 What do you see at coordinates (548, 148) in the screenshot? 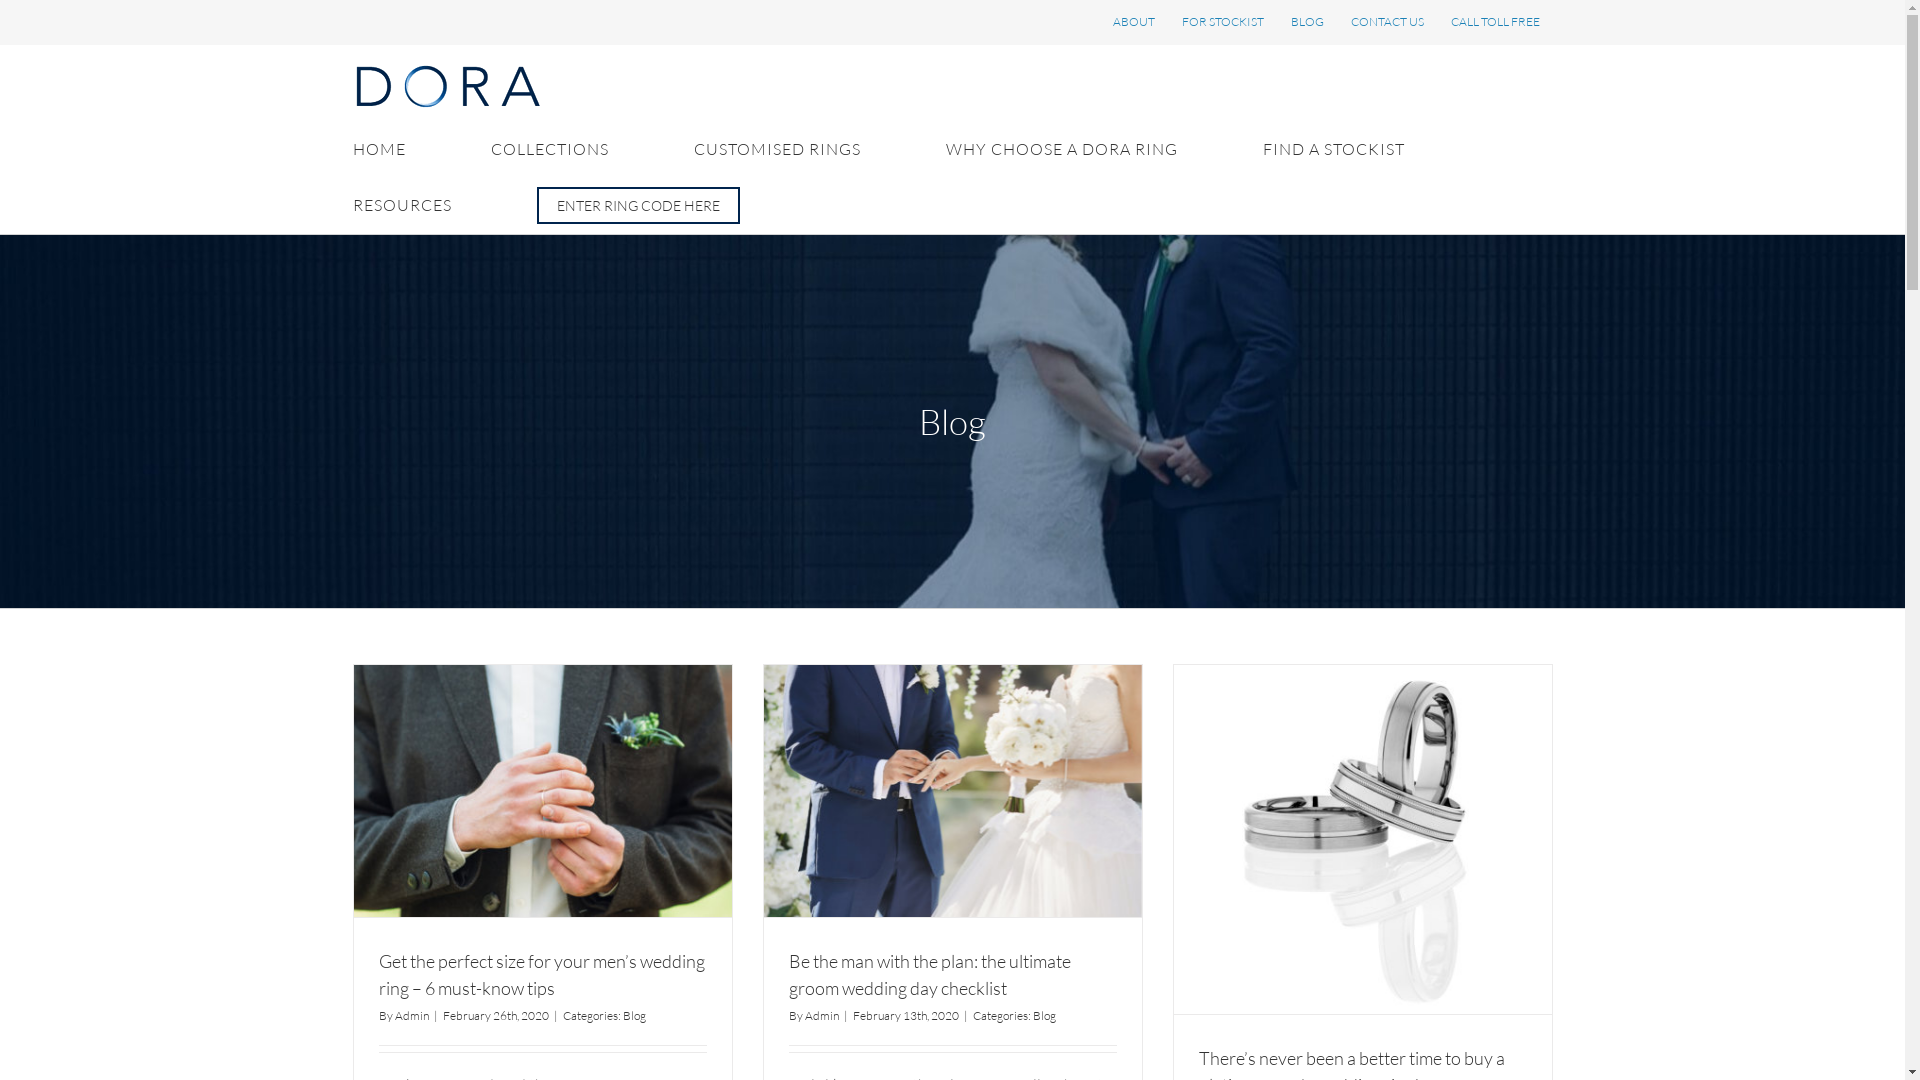
I see `'COLLECTIONS'` at bounding box center [548, 148].